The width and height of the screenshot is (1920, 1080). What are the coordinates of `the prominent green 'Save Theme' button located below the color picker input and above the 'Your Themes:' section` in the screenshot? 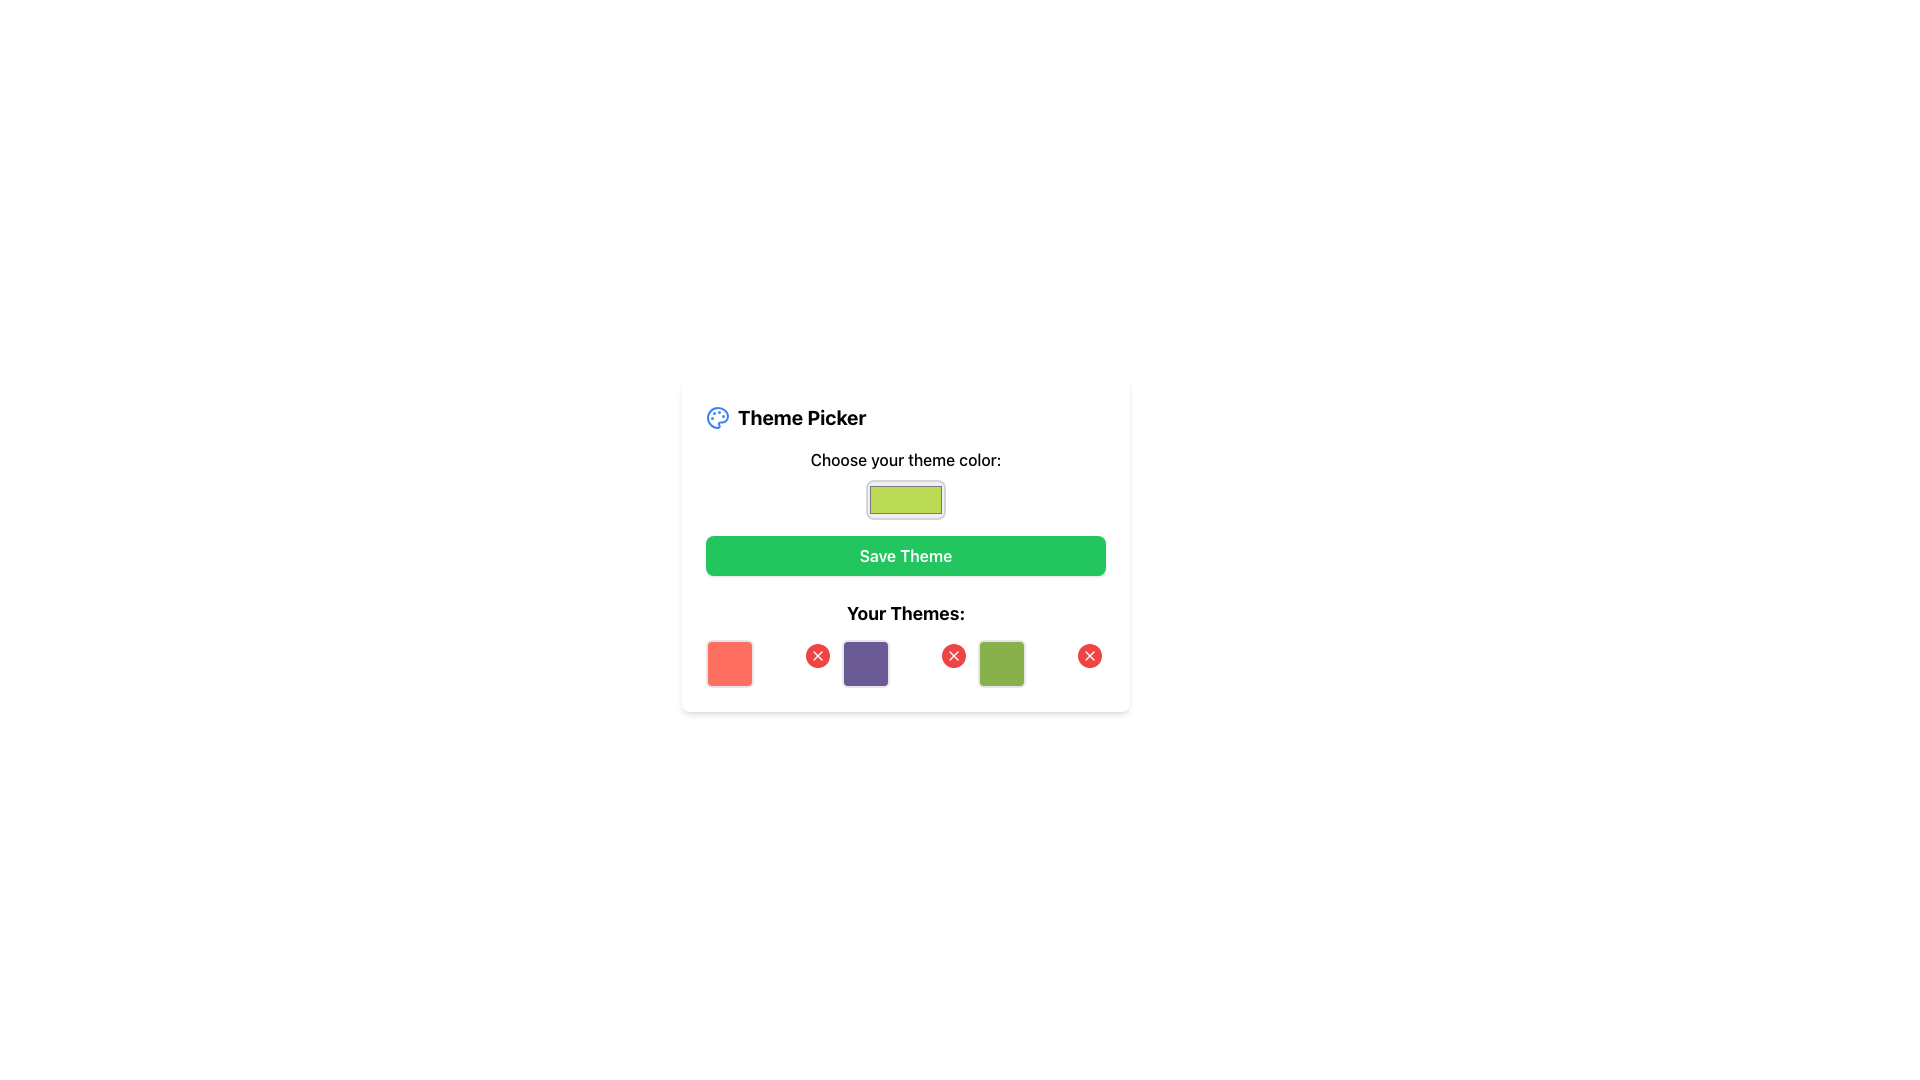 It's located at (905, 555).